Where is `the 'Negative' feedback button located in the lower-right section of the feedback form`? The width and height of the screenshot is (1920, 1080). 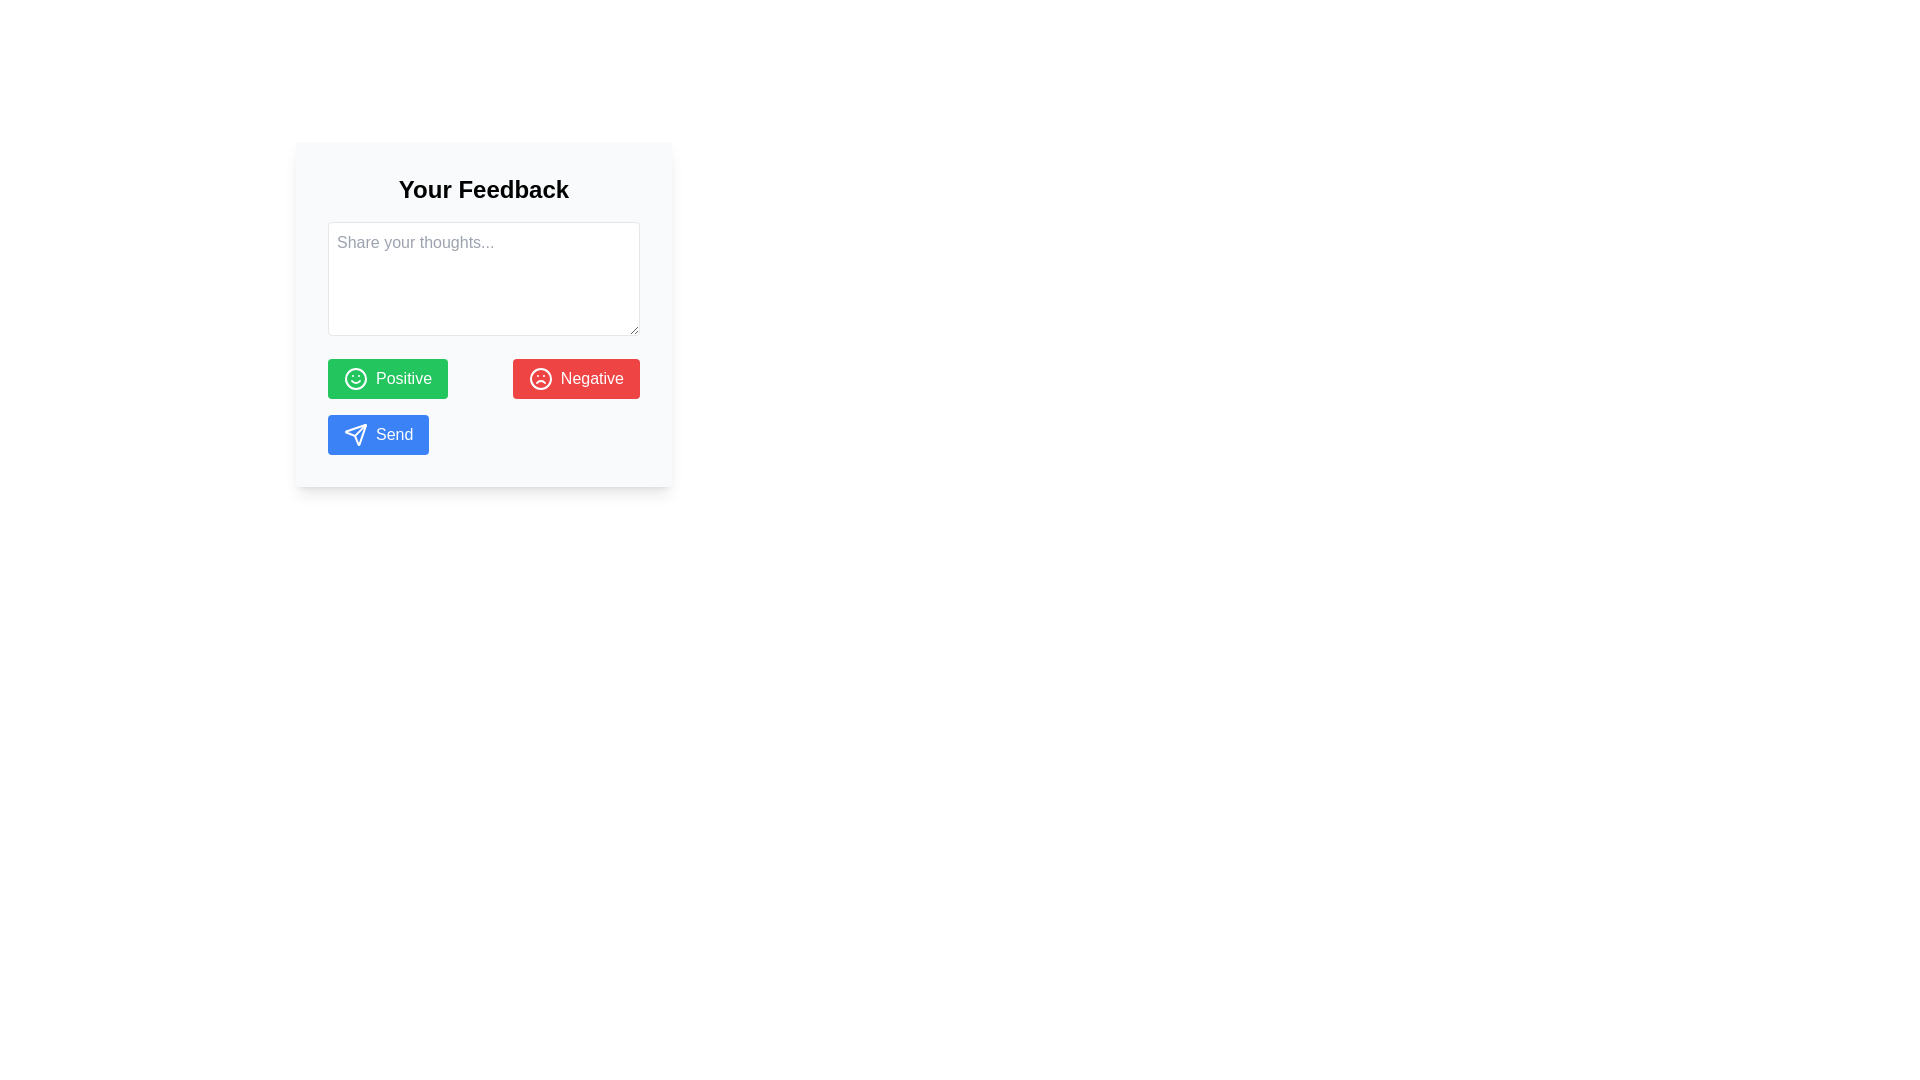 the 'Negative' feedback button located in the lower-right section of the feedback form is located at coordinates (575, 378).